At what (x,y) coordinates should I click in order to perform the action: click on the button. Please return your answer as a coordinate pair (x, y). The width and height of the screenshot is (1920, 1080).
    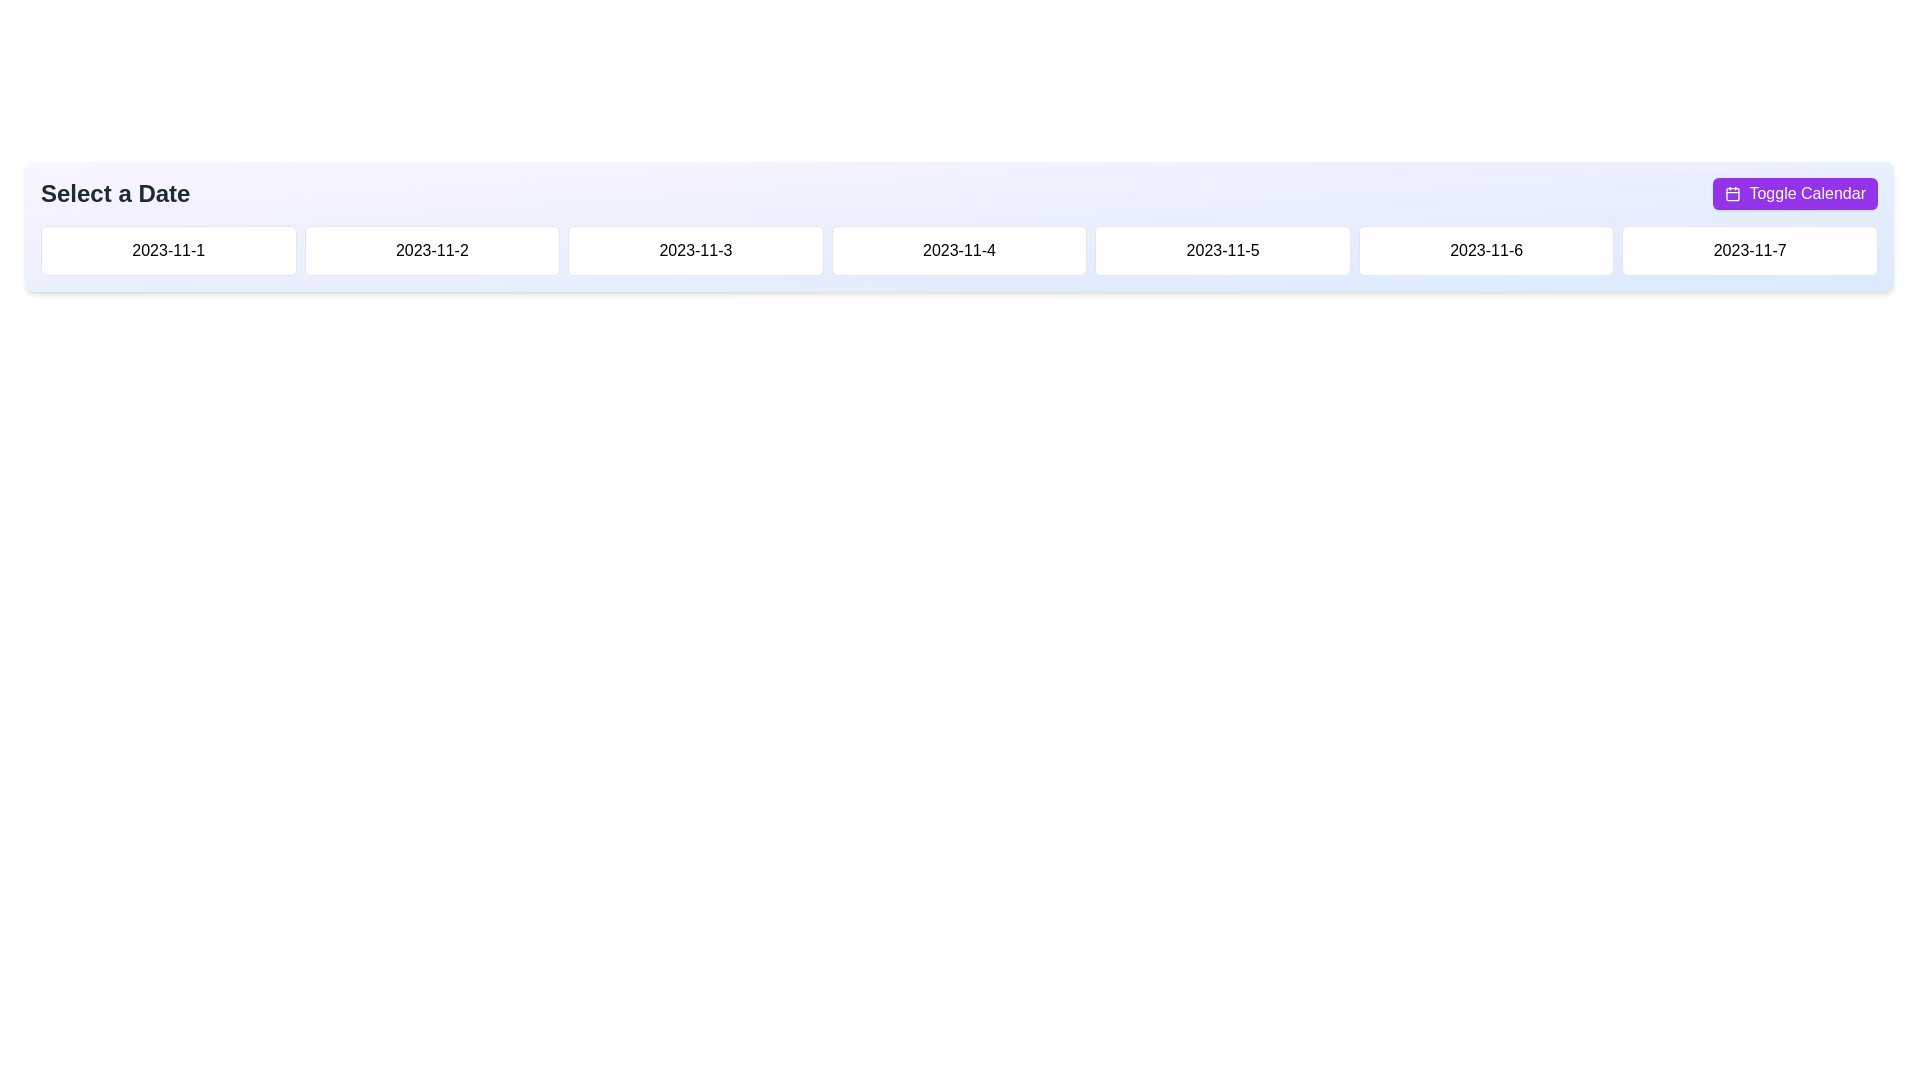
    Looking at the image, I should click on (431, 249).